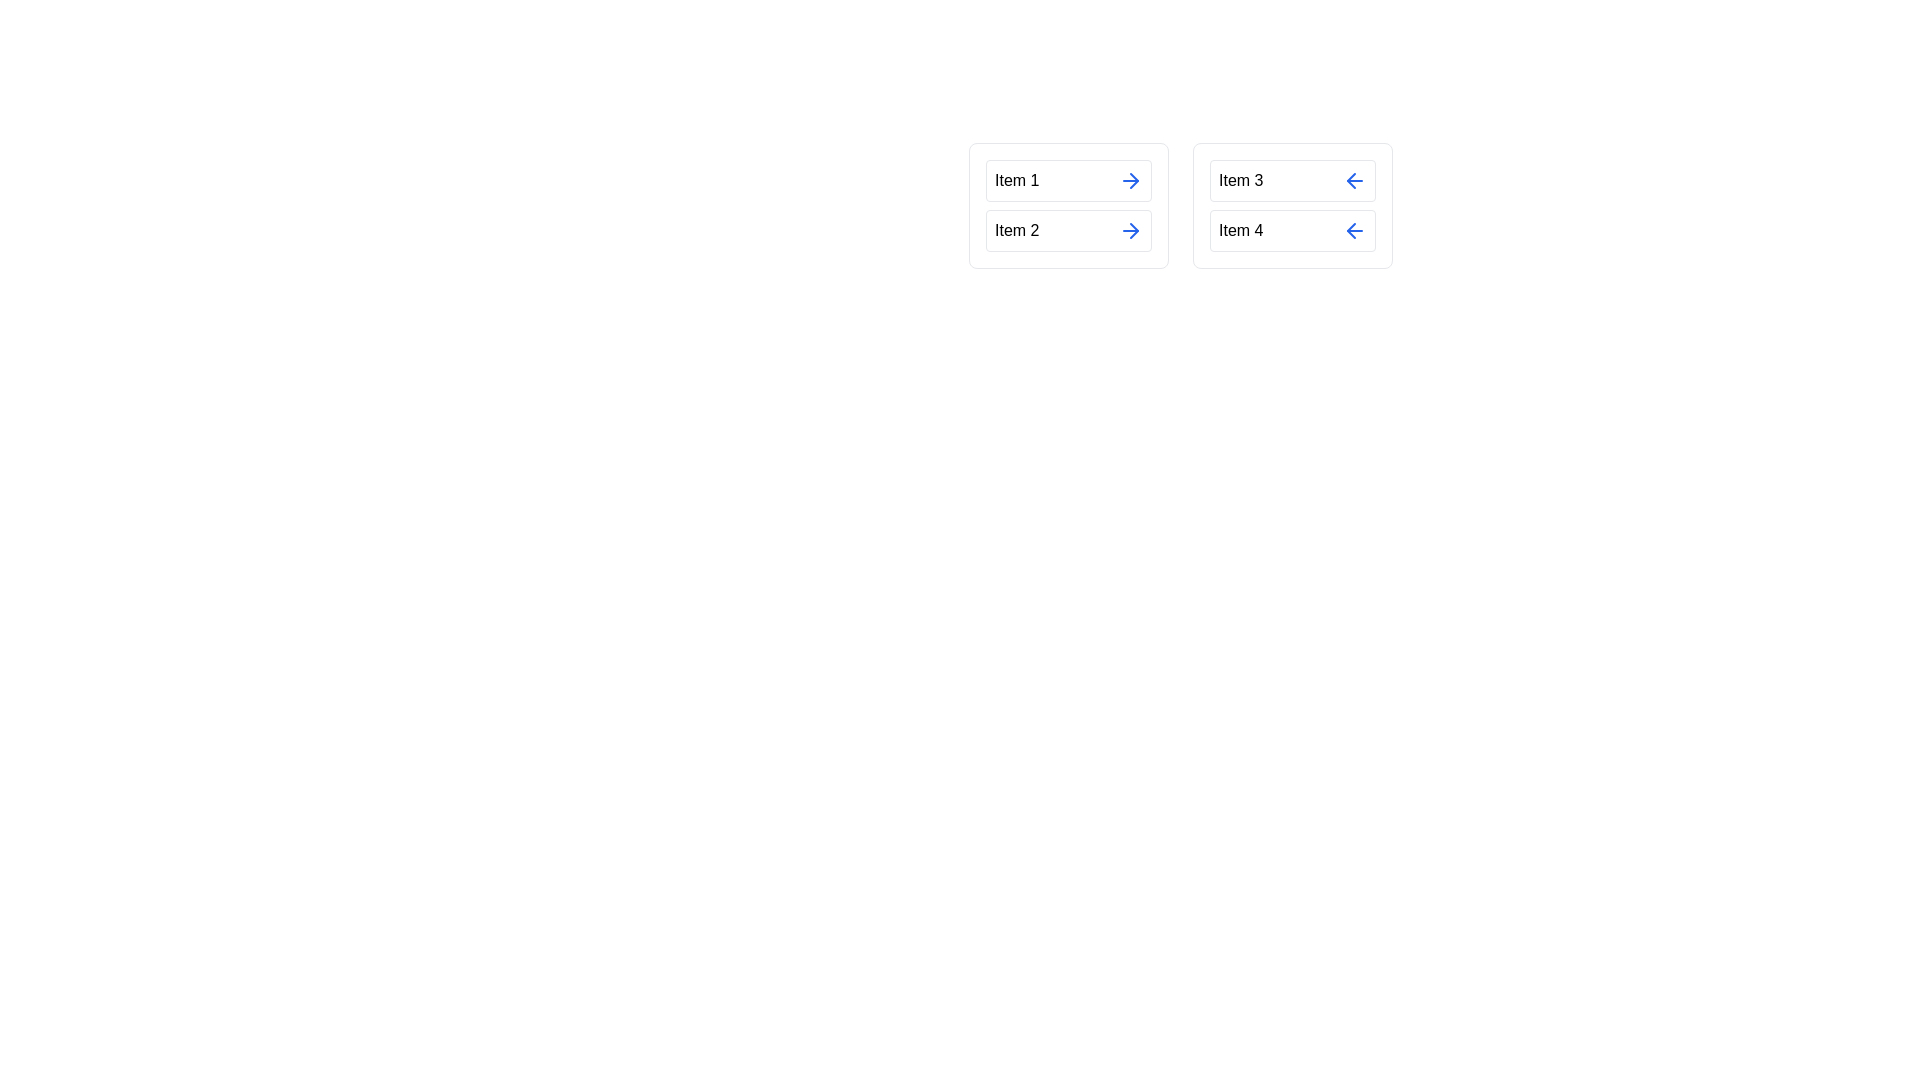 The width and height of the screenshot is (1920, 1080). What do you see at coordinates (1354, 181) in the screenshot?
I see `arrow button next to the item Item 3 in the right list to transfer it to the left list` at bounding box center [1354, 181].